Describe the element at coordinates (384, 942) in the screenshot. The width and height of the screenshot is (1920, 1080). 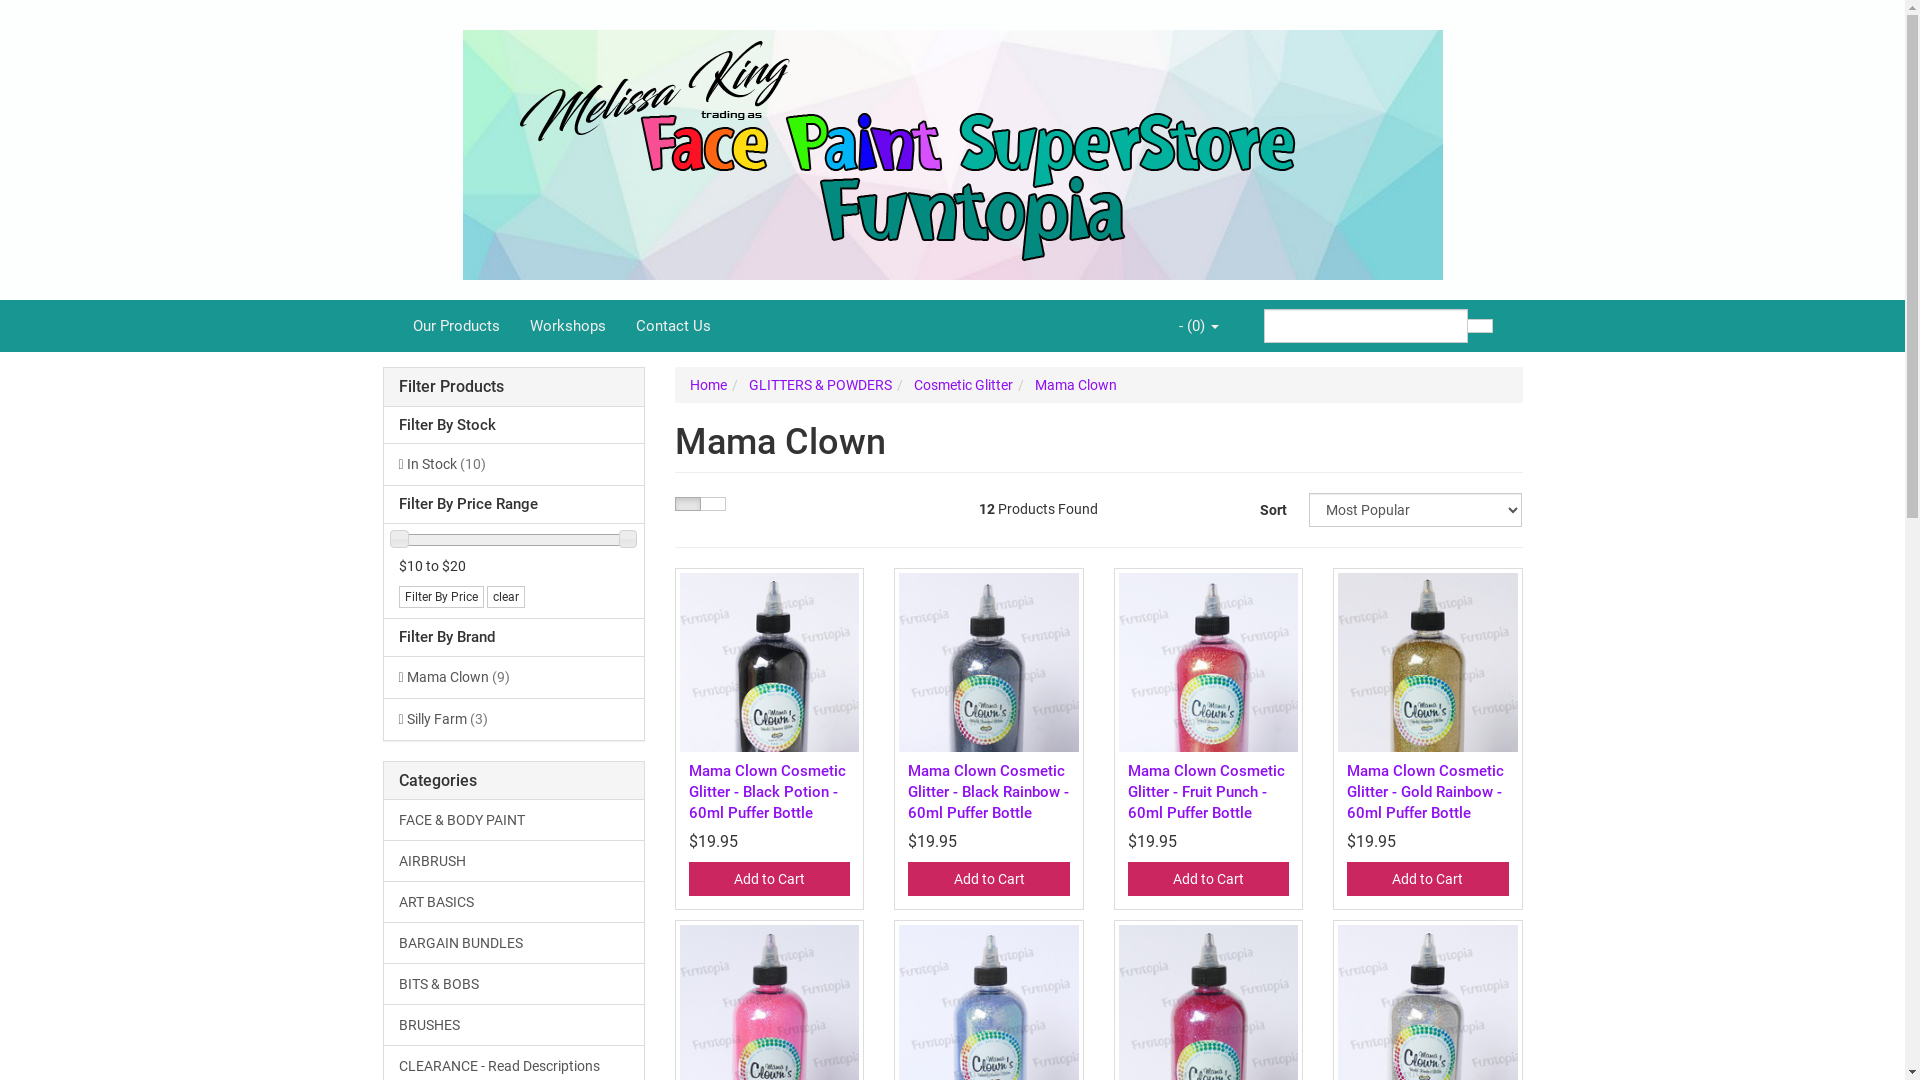
I see `'BARGAIN BUNDLES'` at that location.